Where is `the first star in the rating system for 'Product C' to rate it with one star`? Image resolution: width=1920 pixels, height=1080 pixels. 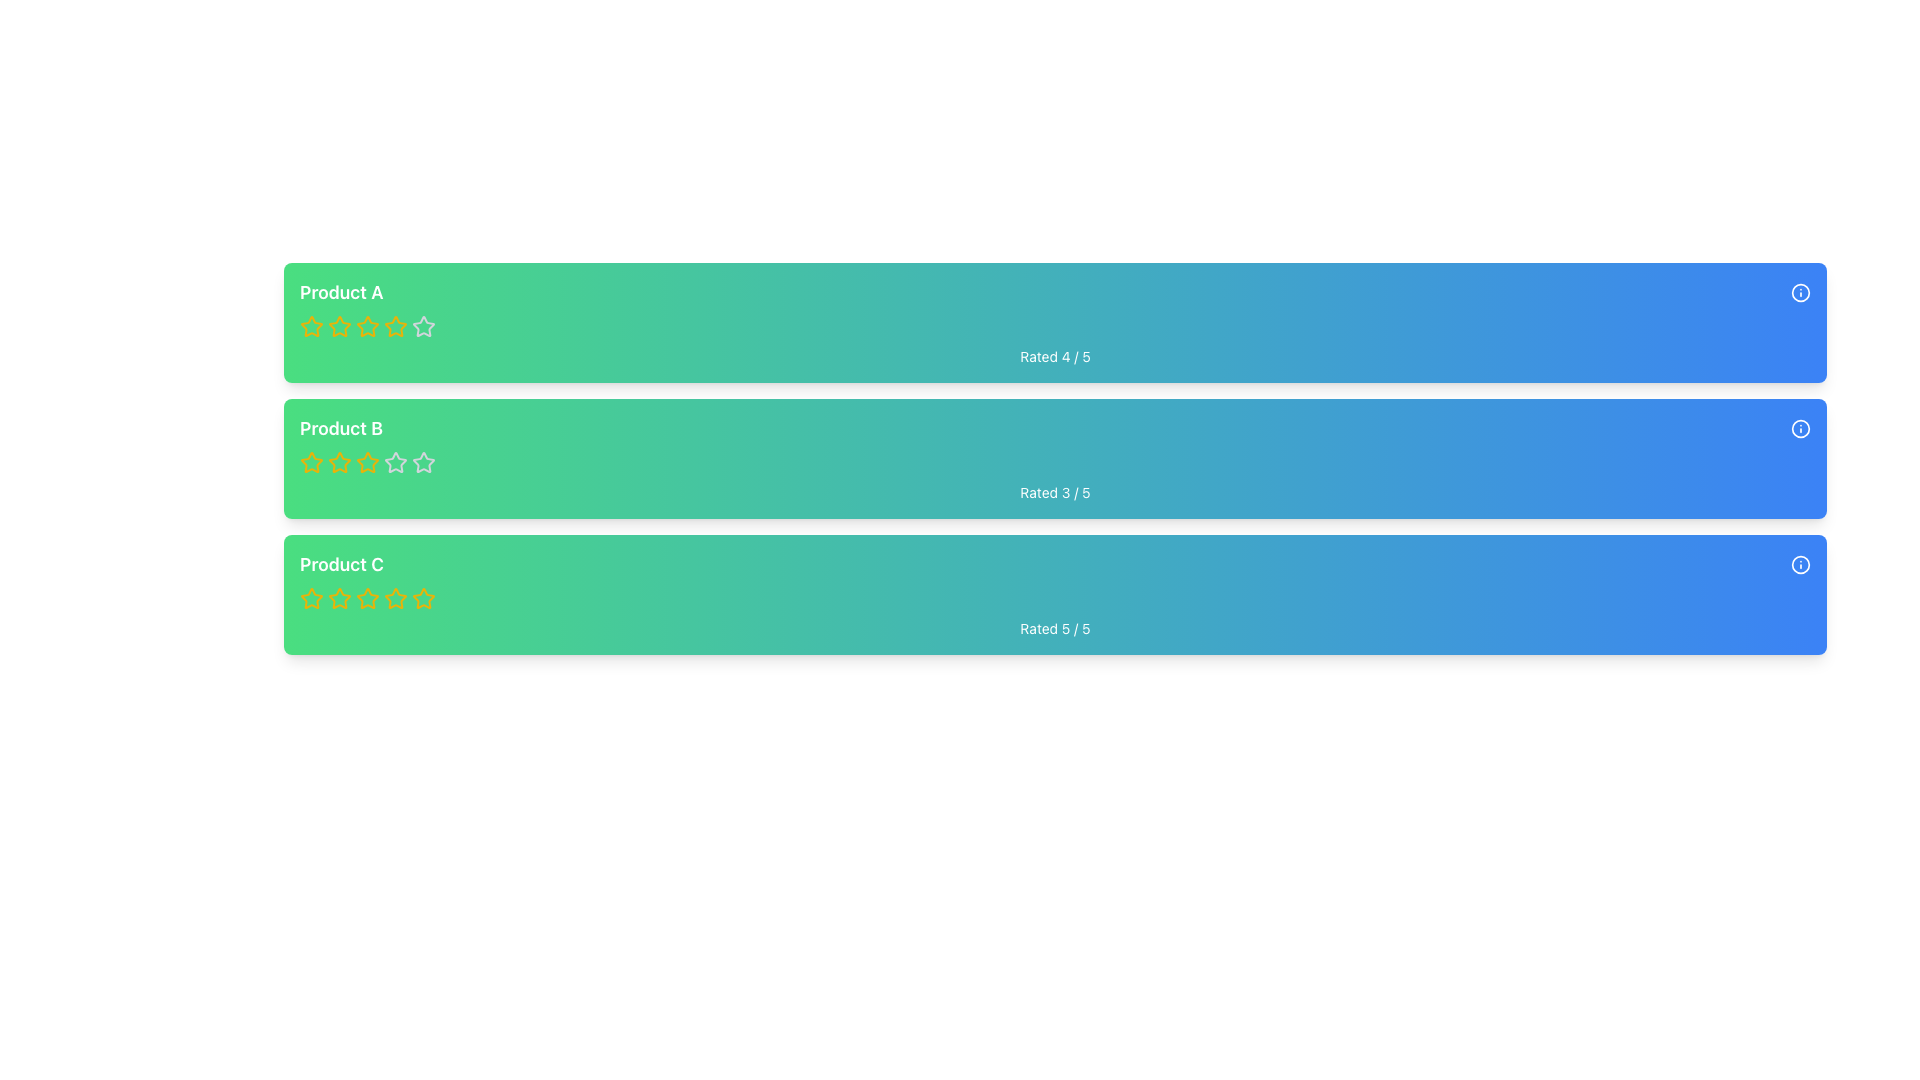 the first star in the rating system for 'Product C' to rate it with one star is located at coordinates (311, 597).